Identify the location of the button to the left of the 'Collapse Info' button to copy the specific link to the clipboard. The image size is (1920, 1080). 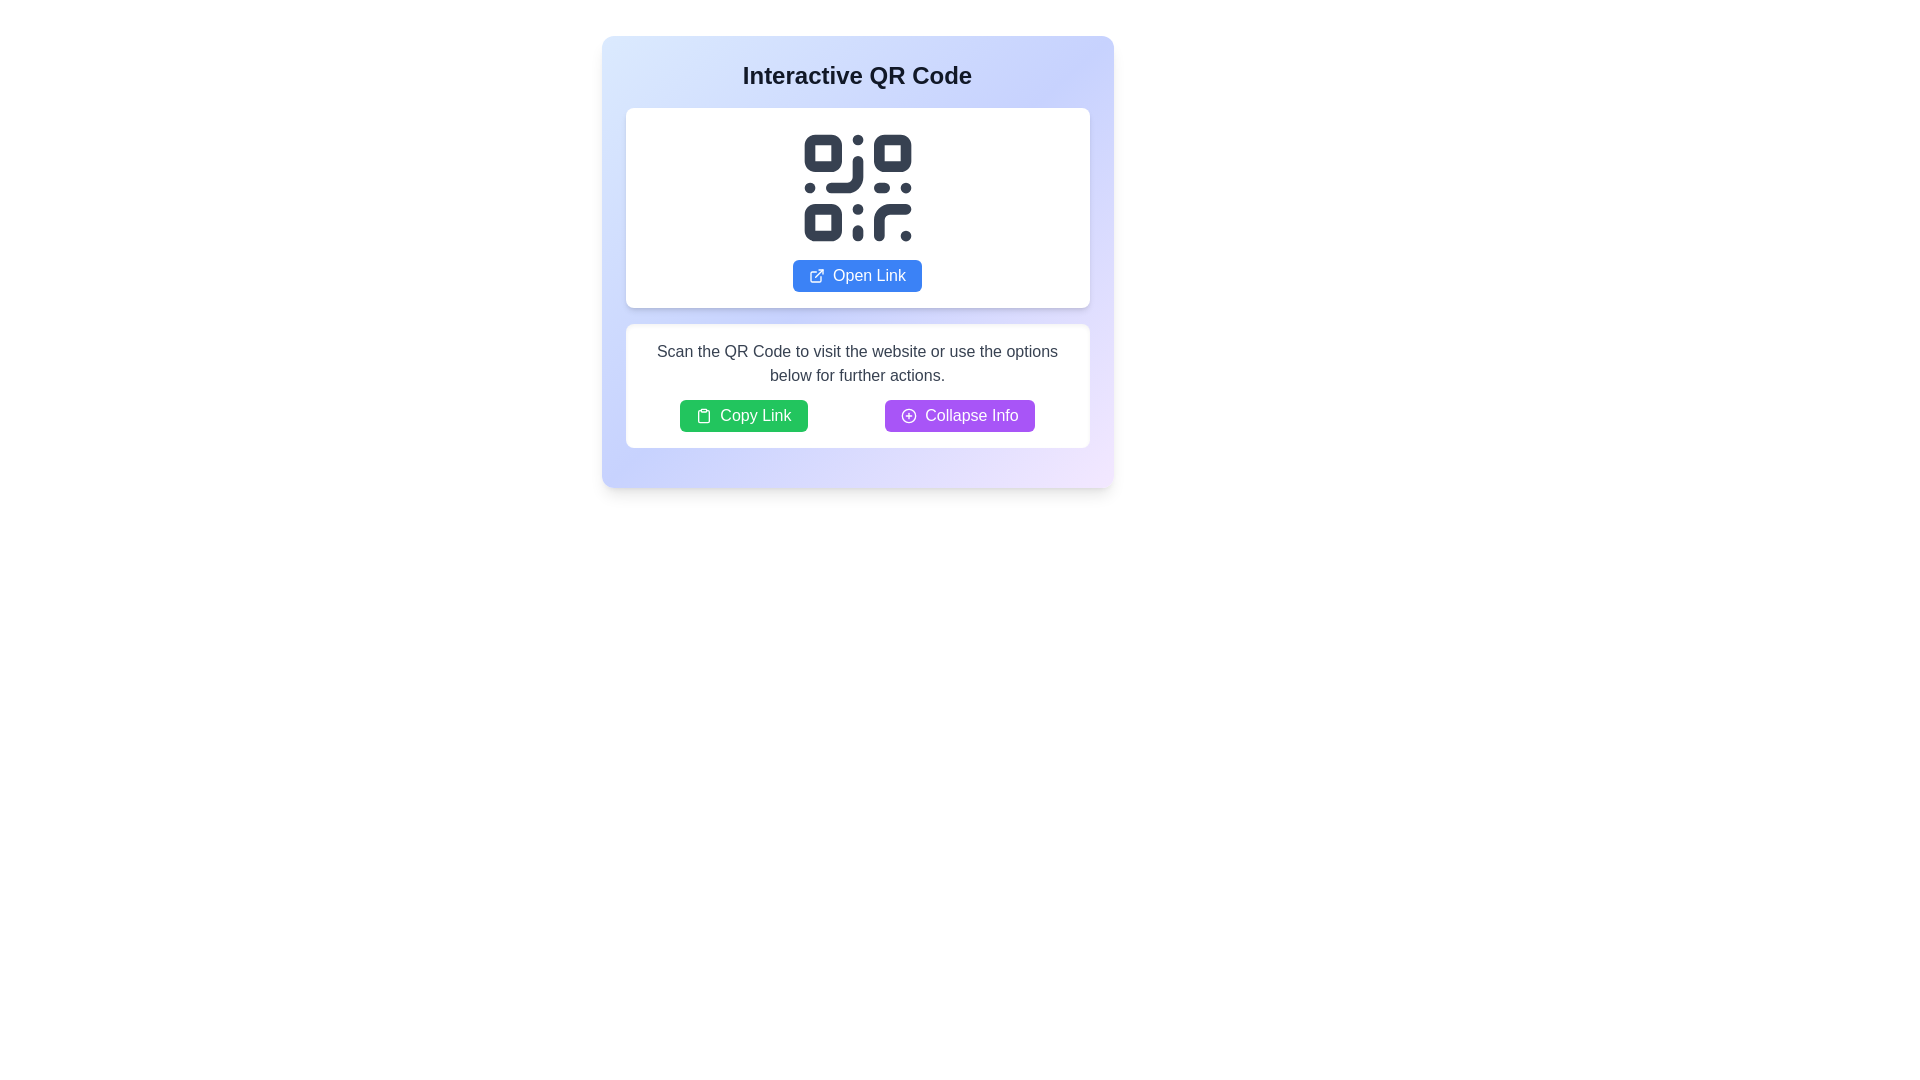
(743, 415).